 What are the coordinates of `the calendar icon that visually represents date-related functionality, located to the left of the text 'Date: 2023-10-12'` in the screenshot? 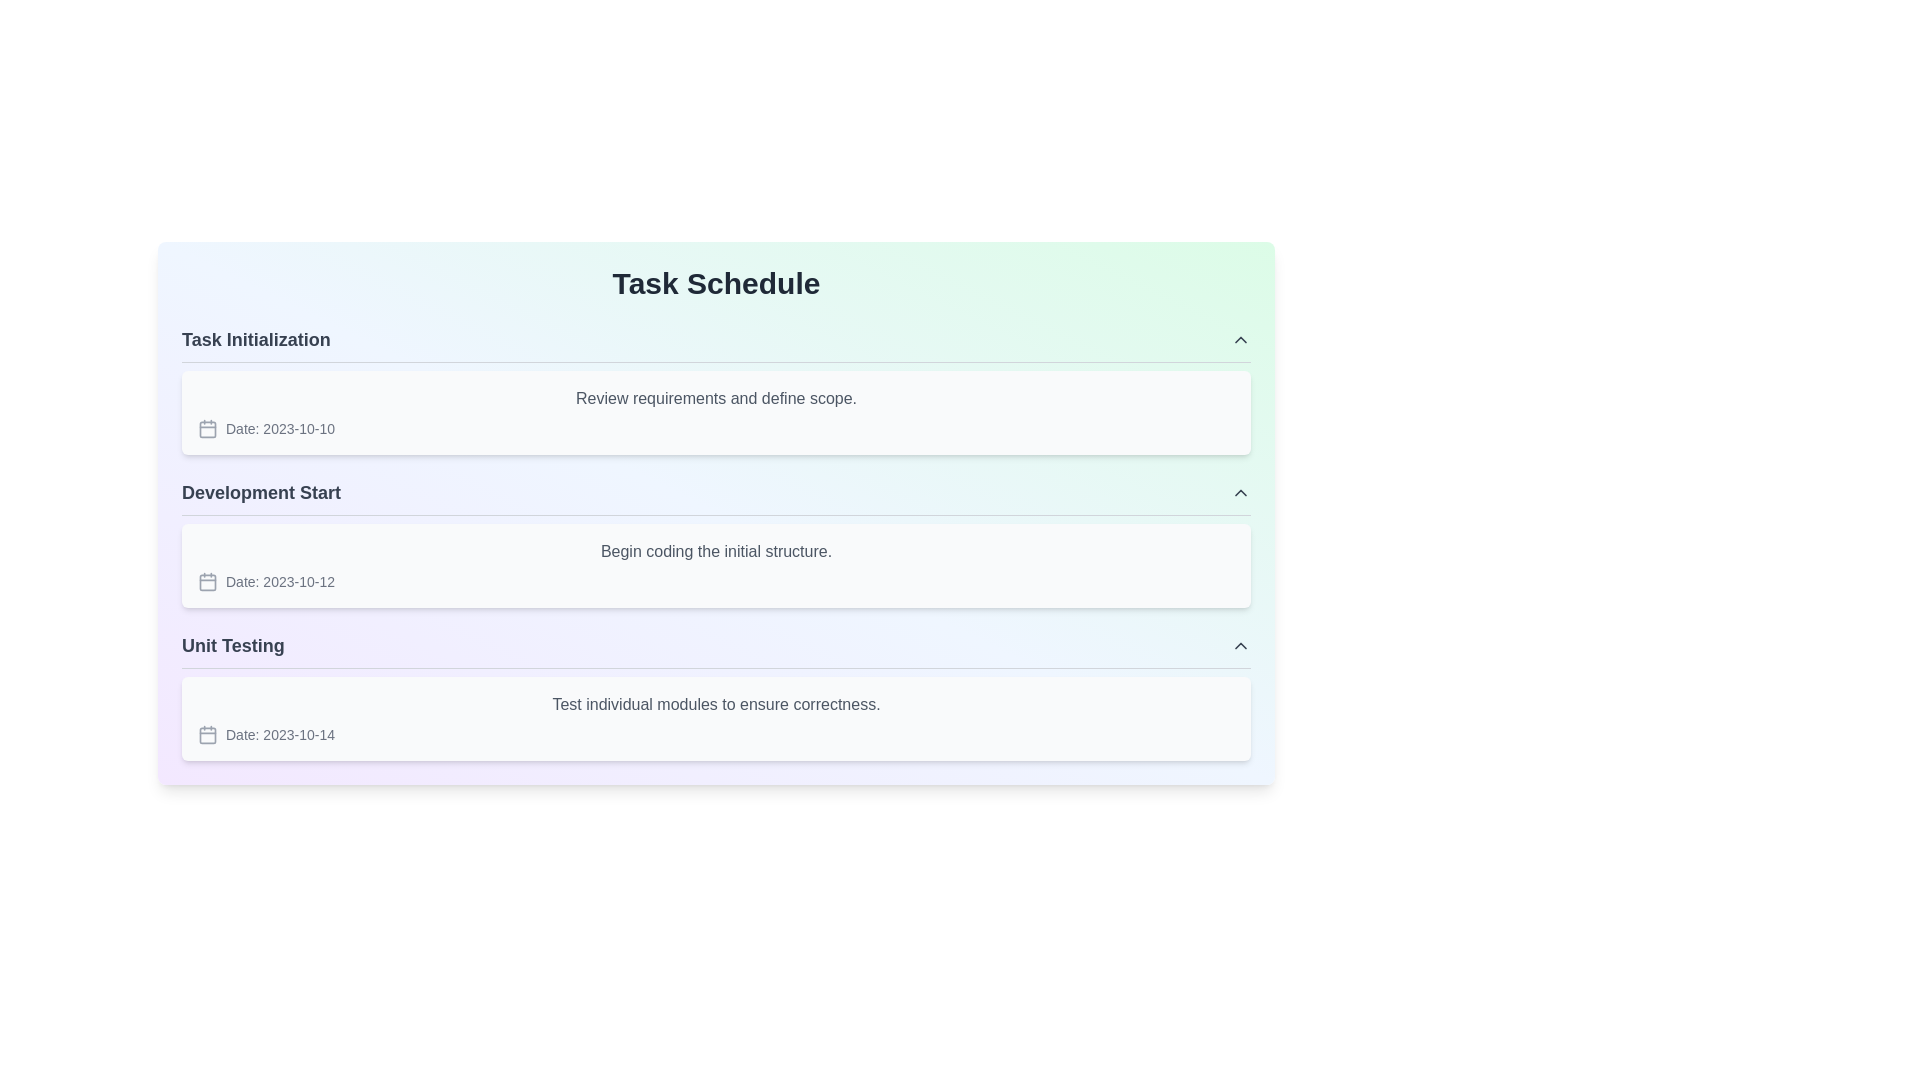 It's located at (207, 582).